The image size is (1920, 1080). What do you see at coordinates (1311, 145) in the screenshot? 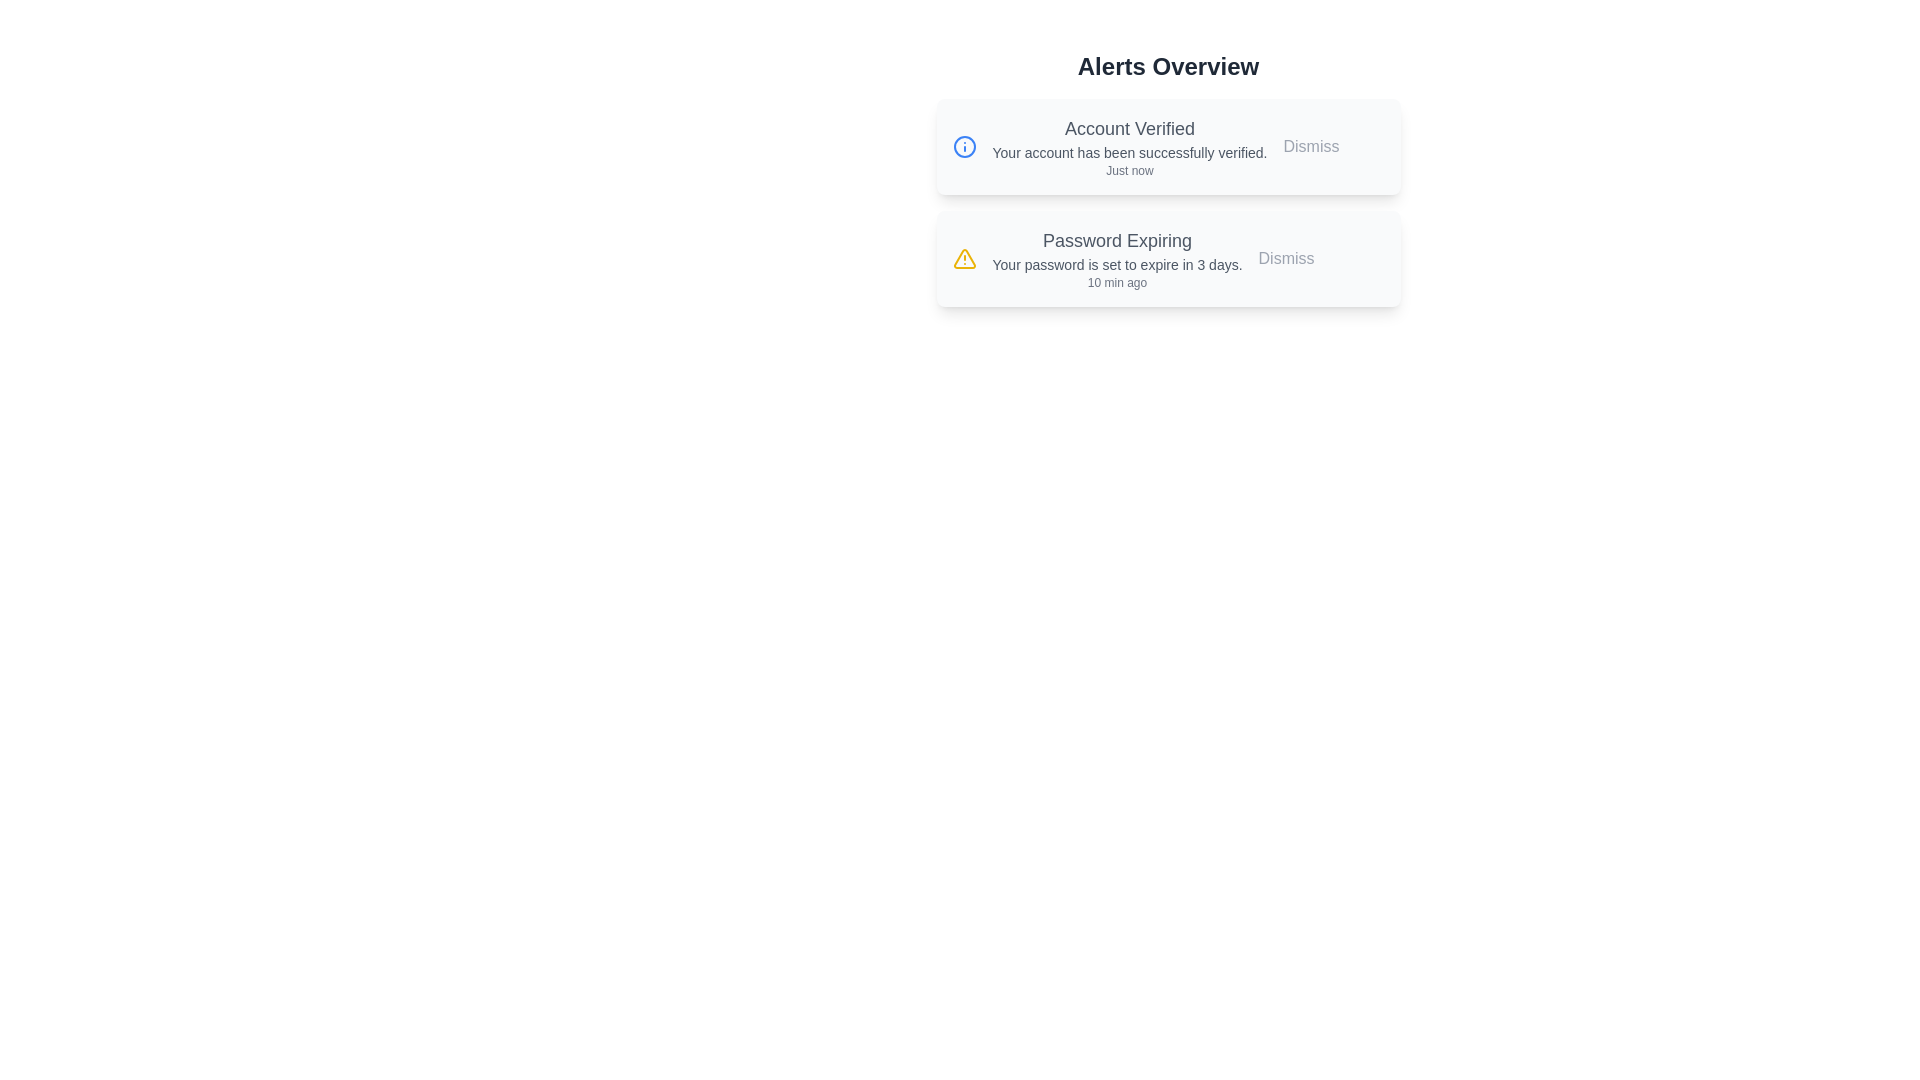
I see `the dismiss button for the alert titled 'Account Verified'` at bounding box center [1311, 145].